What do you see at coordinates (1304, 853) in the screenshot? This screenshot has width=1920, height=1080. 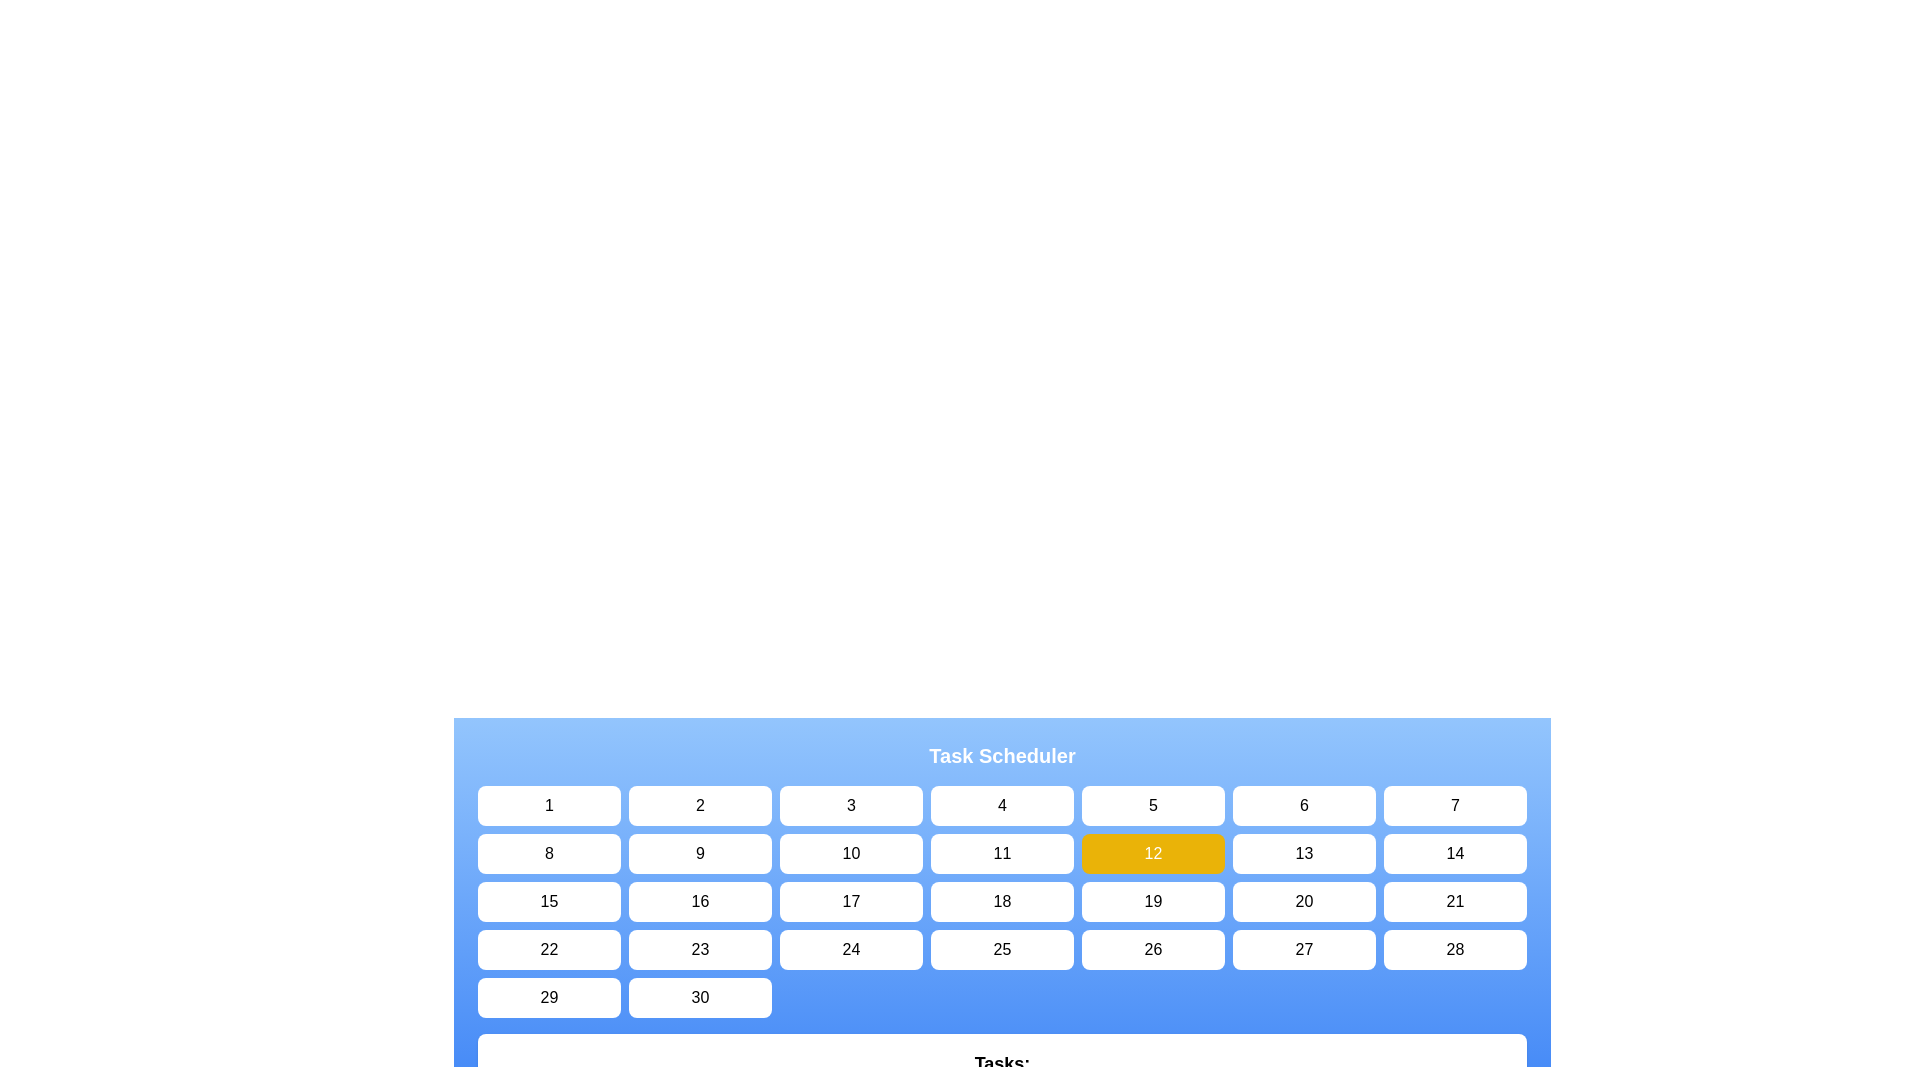 I see `the rectangular white button with the number '13'` at bounding box center [1304, 853].